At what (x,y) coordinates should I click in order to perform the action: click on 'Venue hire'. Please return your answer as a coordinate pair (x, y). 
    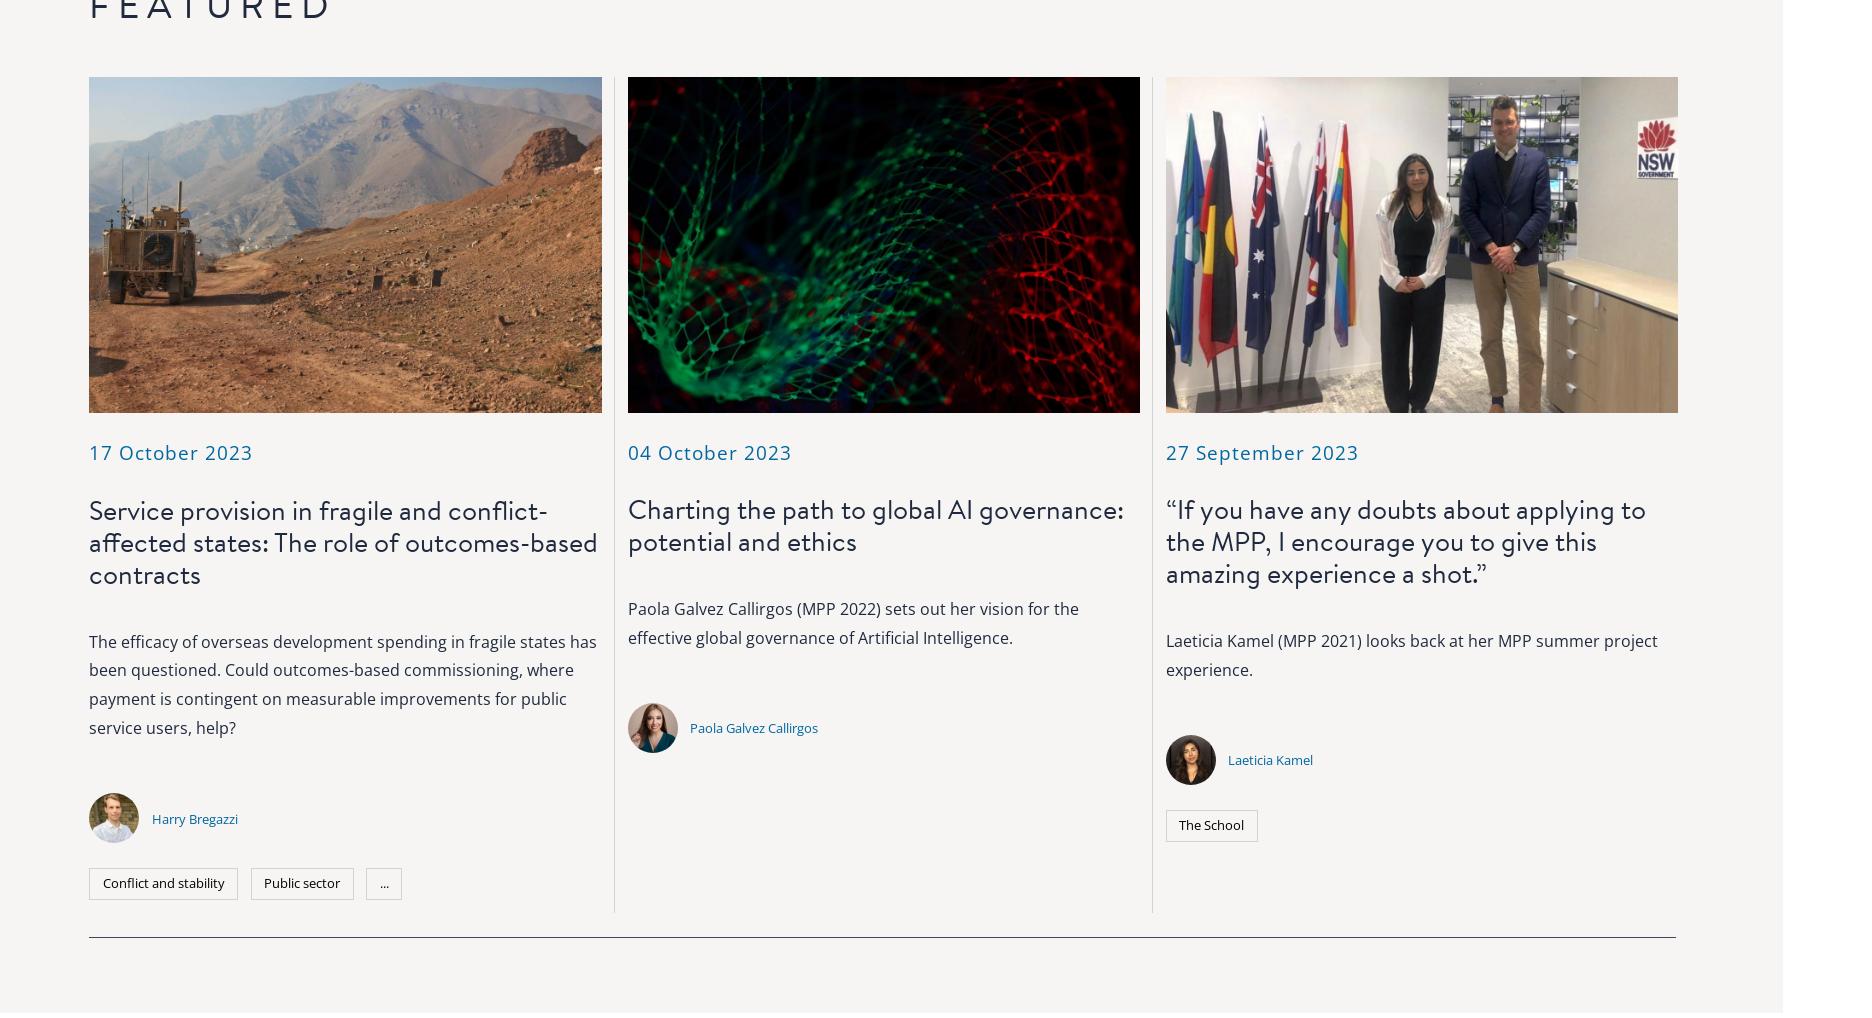
    Looking at the image, I should click on (1132, 759).